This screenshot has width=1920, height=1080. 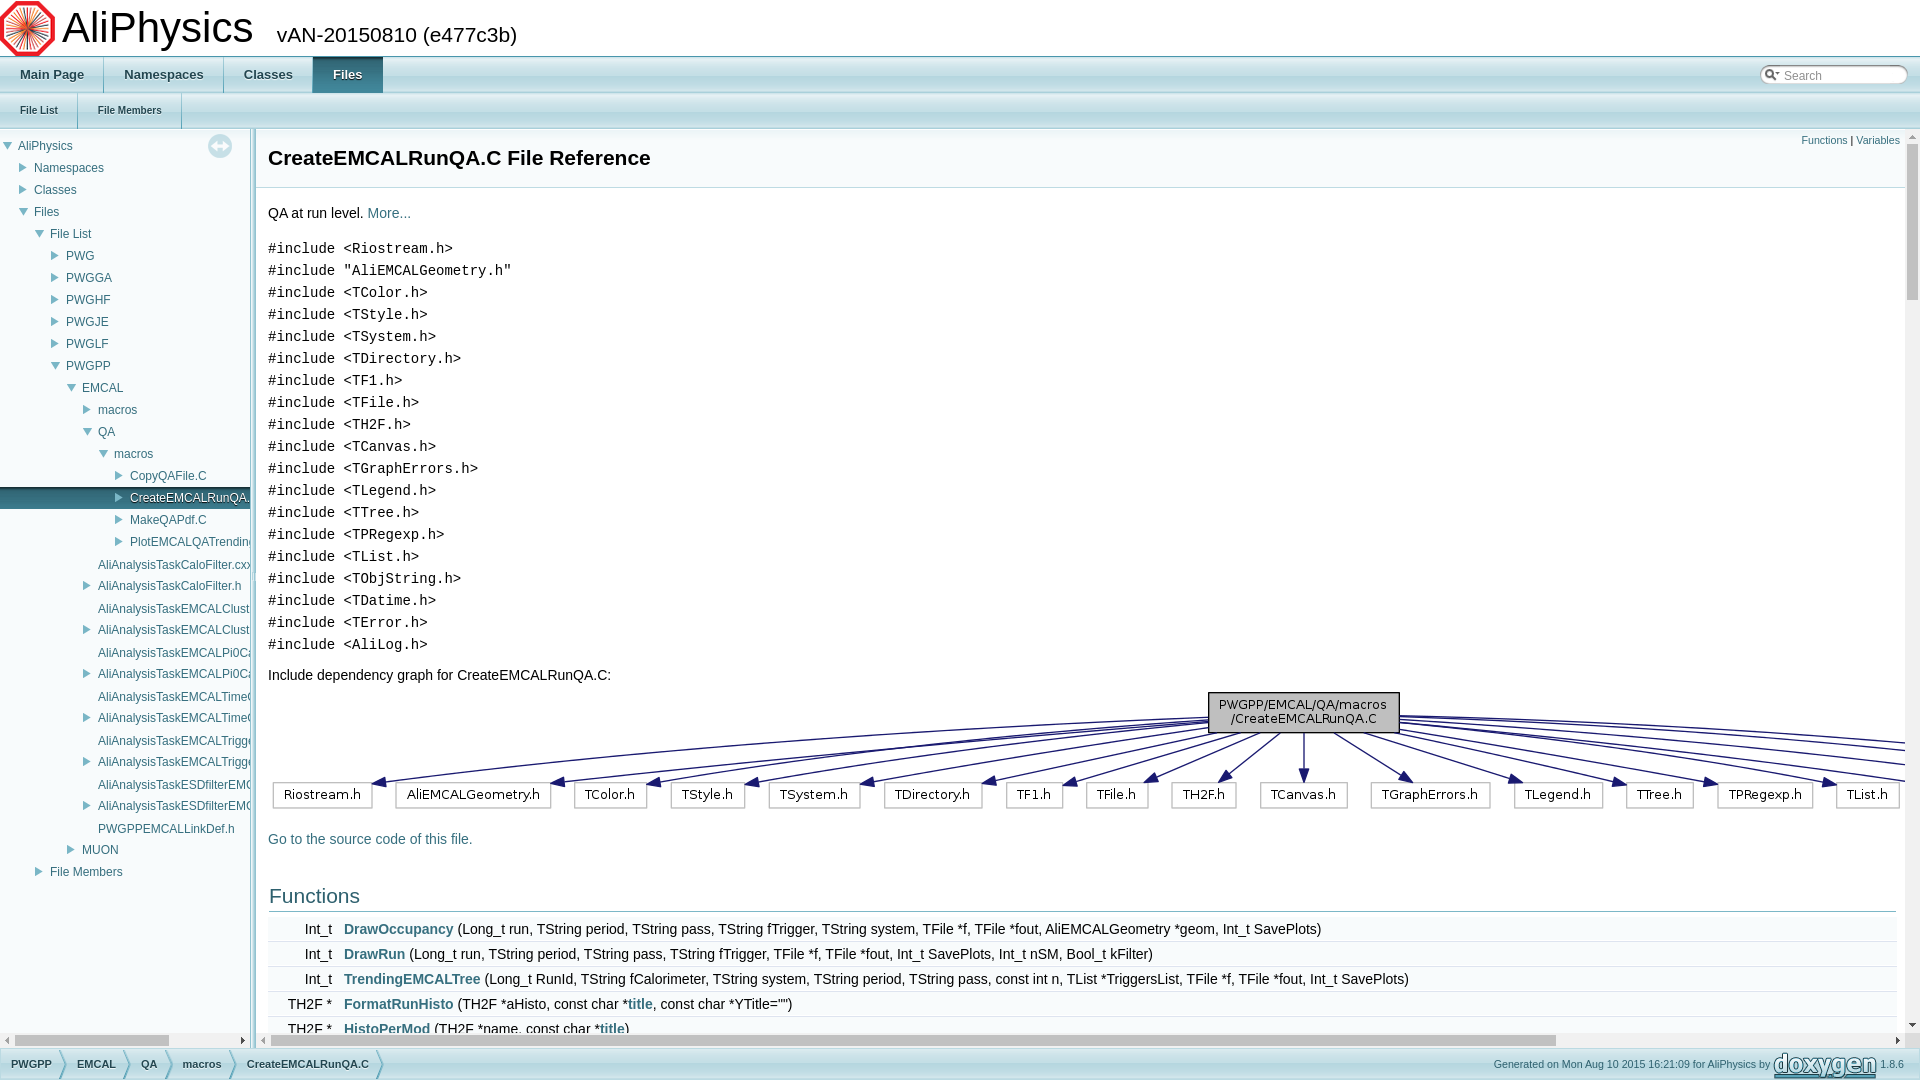 I want to click on 'click to disable panel synchronisation', so click(x=207, y=145).